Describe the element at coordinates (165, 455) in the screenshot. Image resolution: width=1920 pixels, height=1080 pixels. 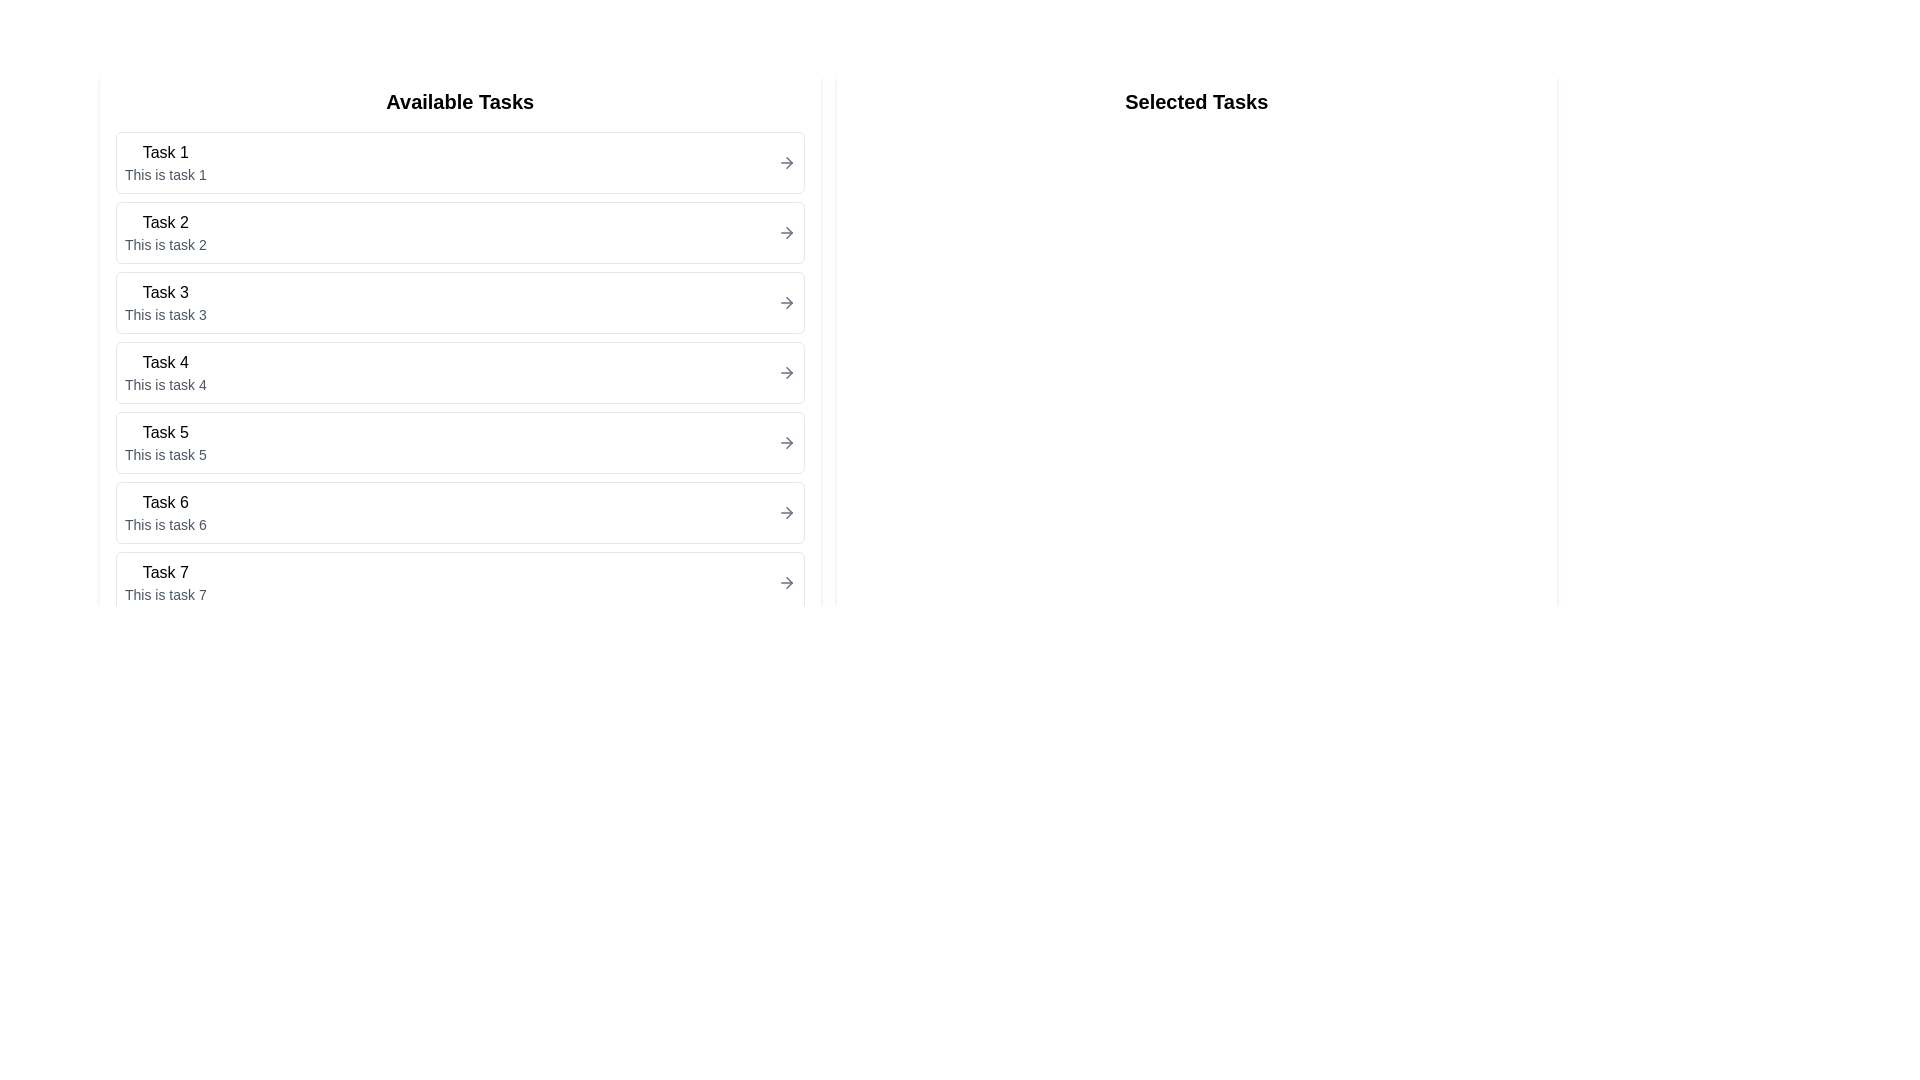
I see `the text label that contains 'This is task 5', which is styled in a small font size and gray color, located below the title 'Task 5' in the 'Available Tasks' section` at that location.